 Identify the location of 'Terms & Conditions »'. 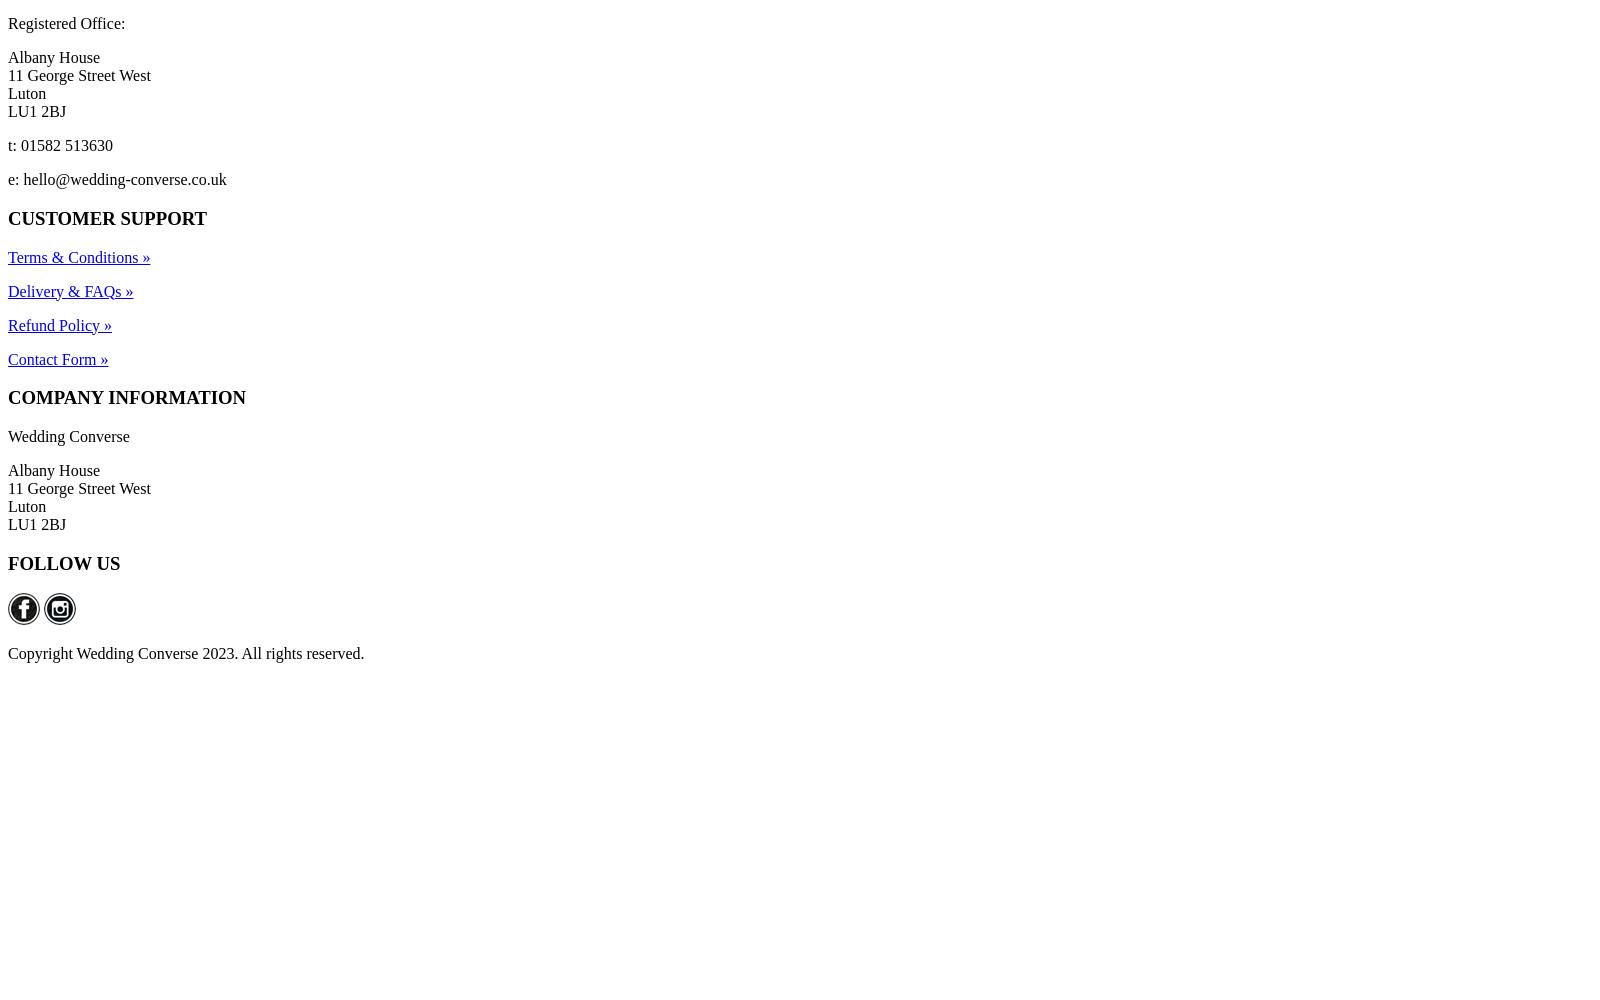
(78, 256).